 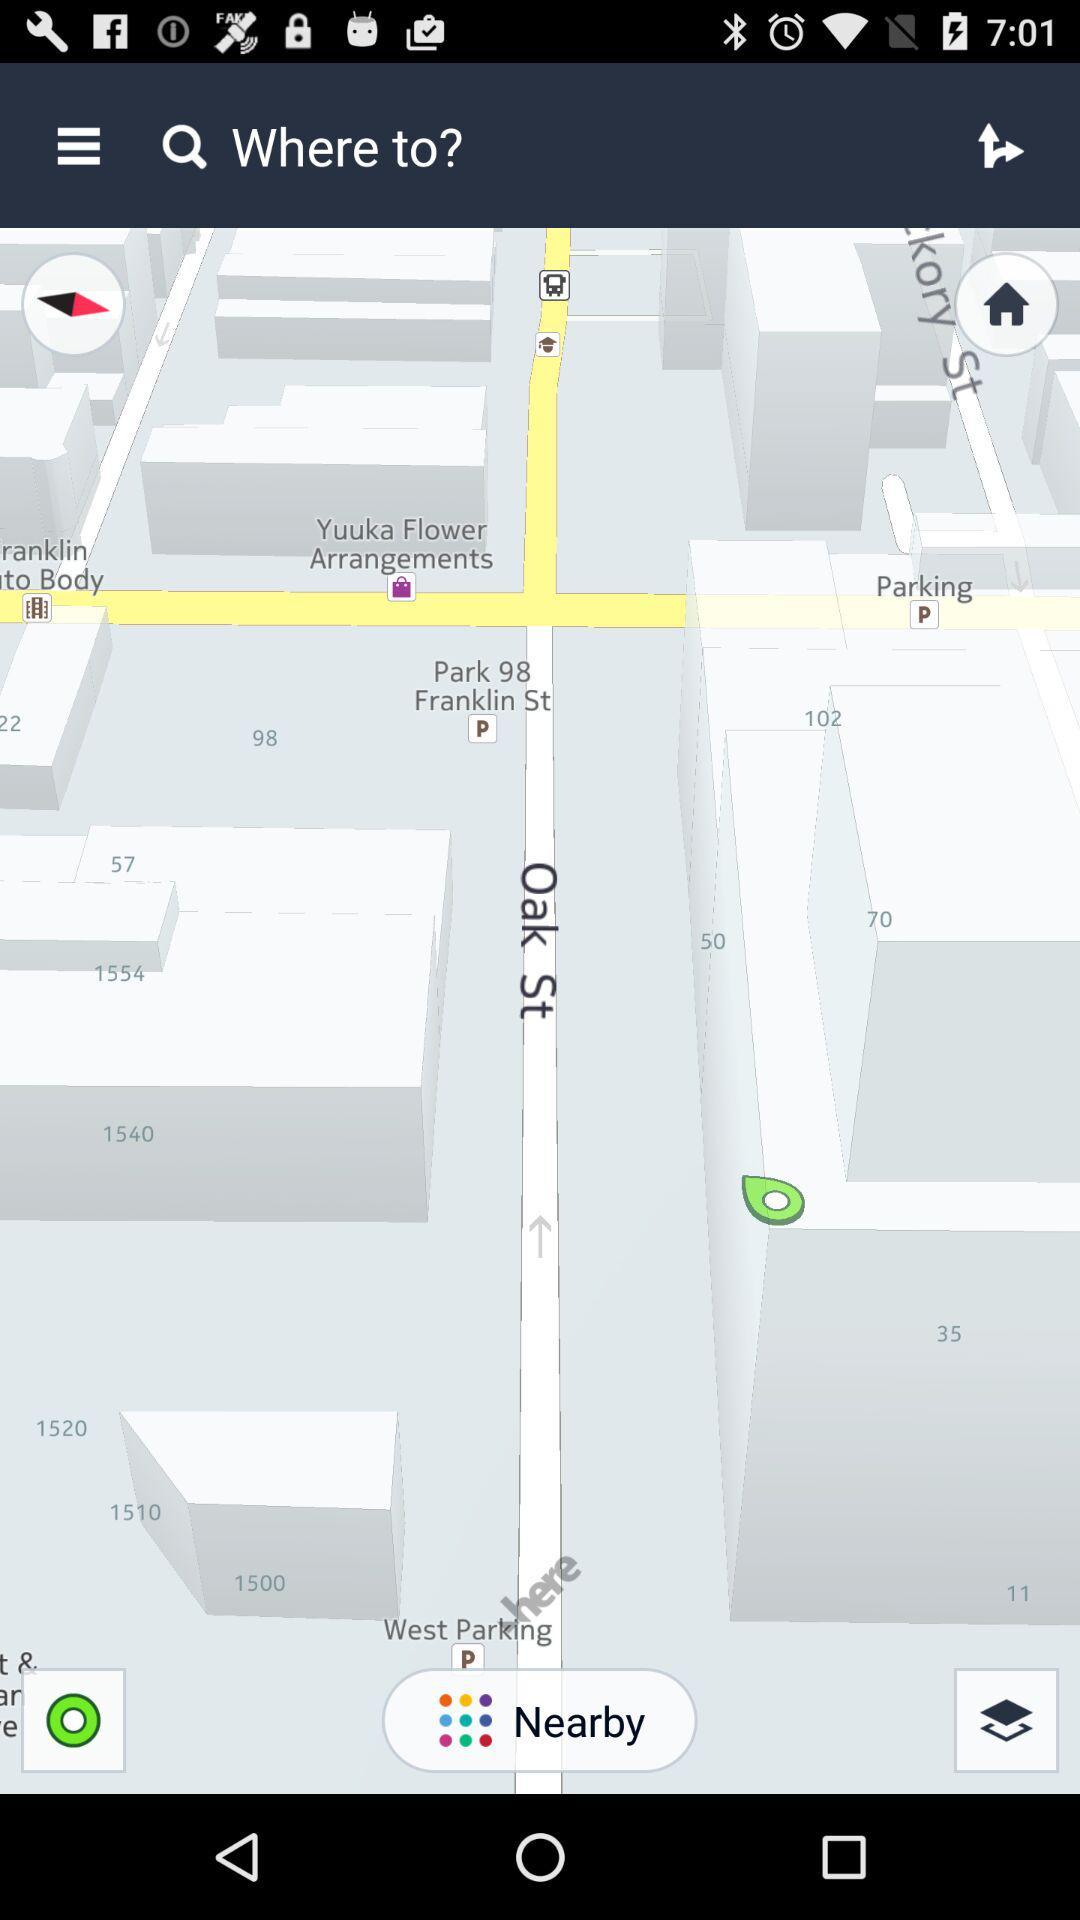 What do you see at coordinates (69, 325) in the screenshot?
I see `the explore icon` at bounding box center [69, 325].